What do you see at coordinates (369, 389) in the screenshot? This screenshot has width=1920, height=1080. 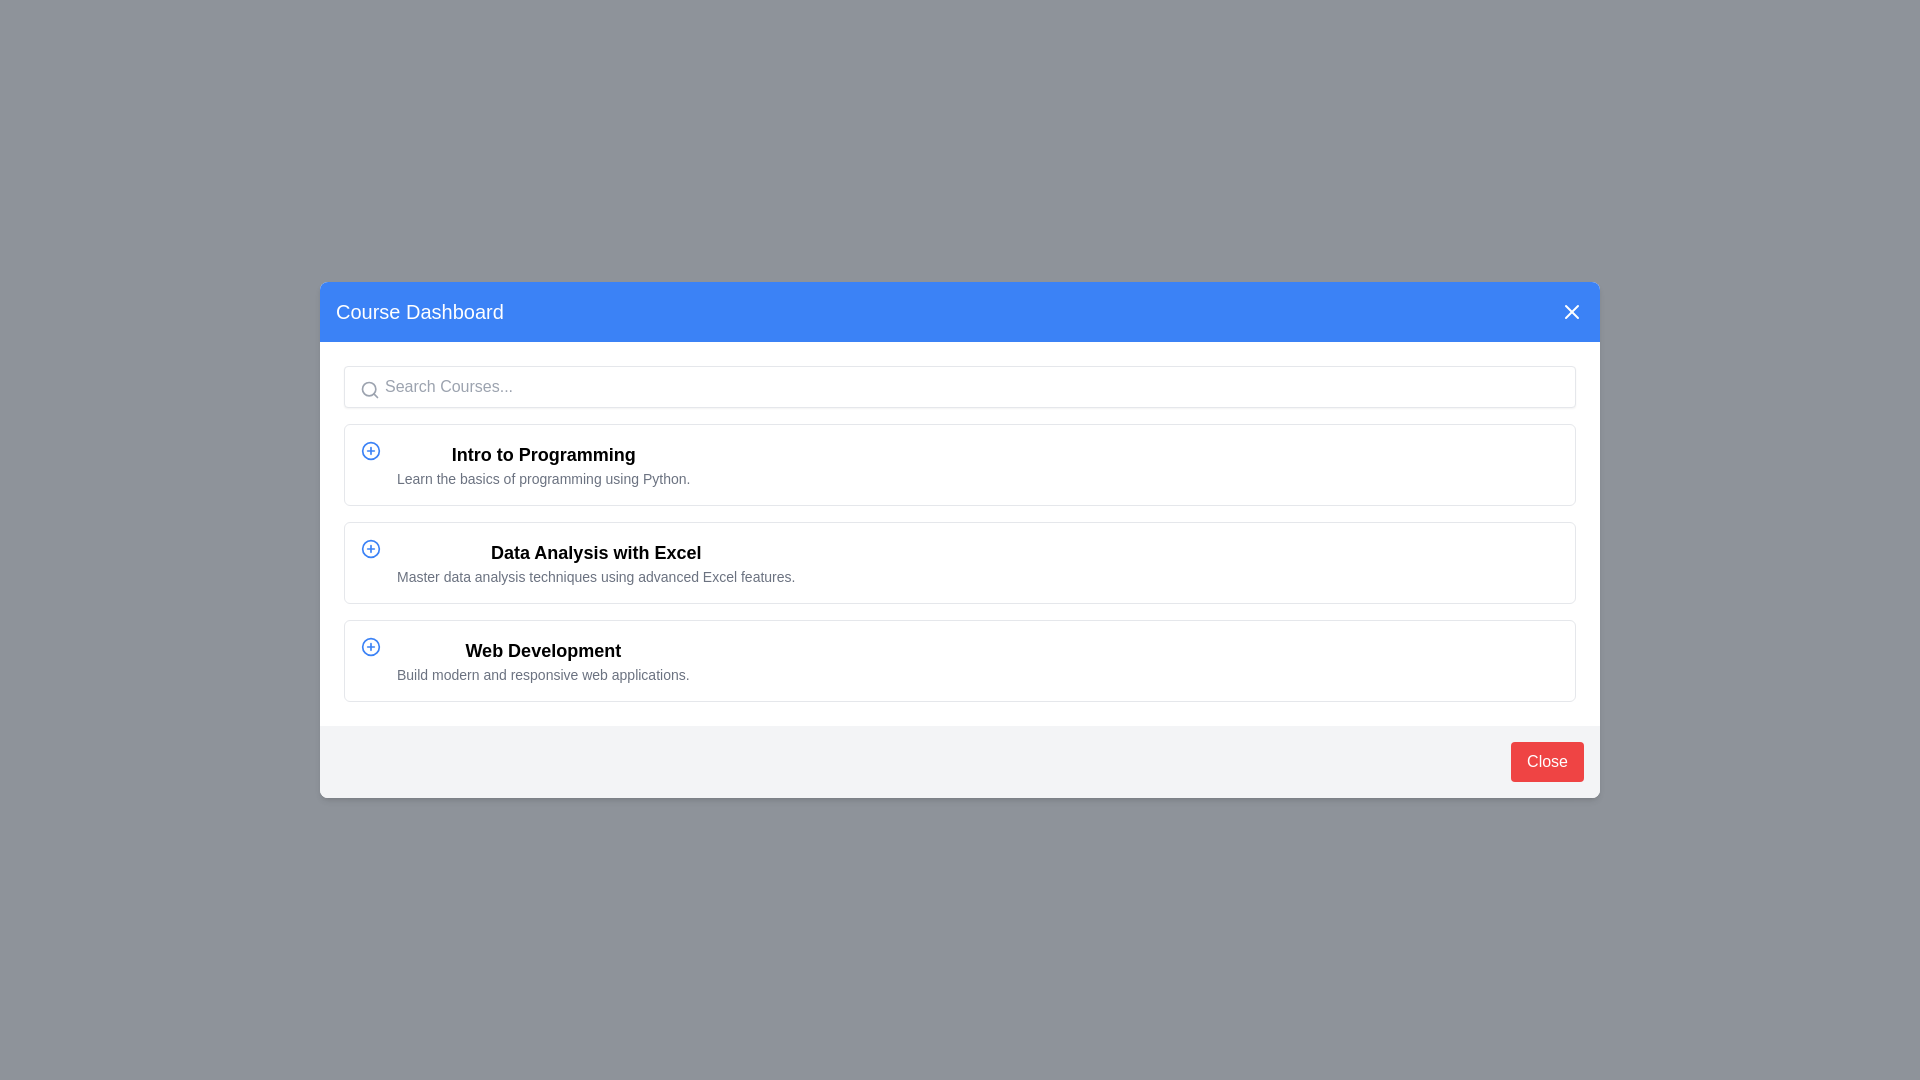 I see `the circular SVG graphic that represents the magnifying glass's lens in the search icon located in the search input bar near the top of the interface` at bounding box center [369, 389].